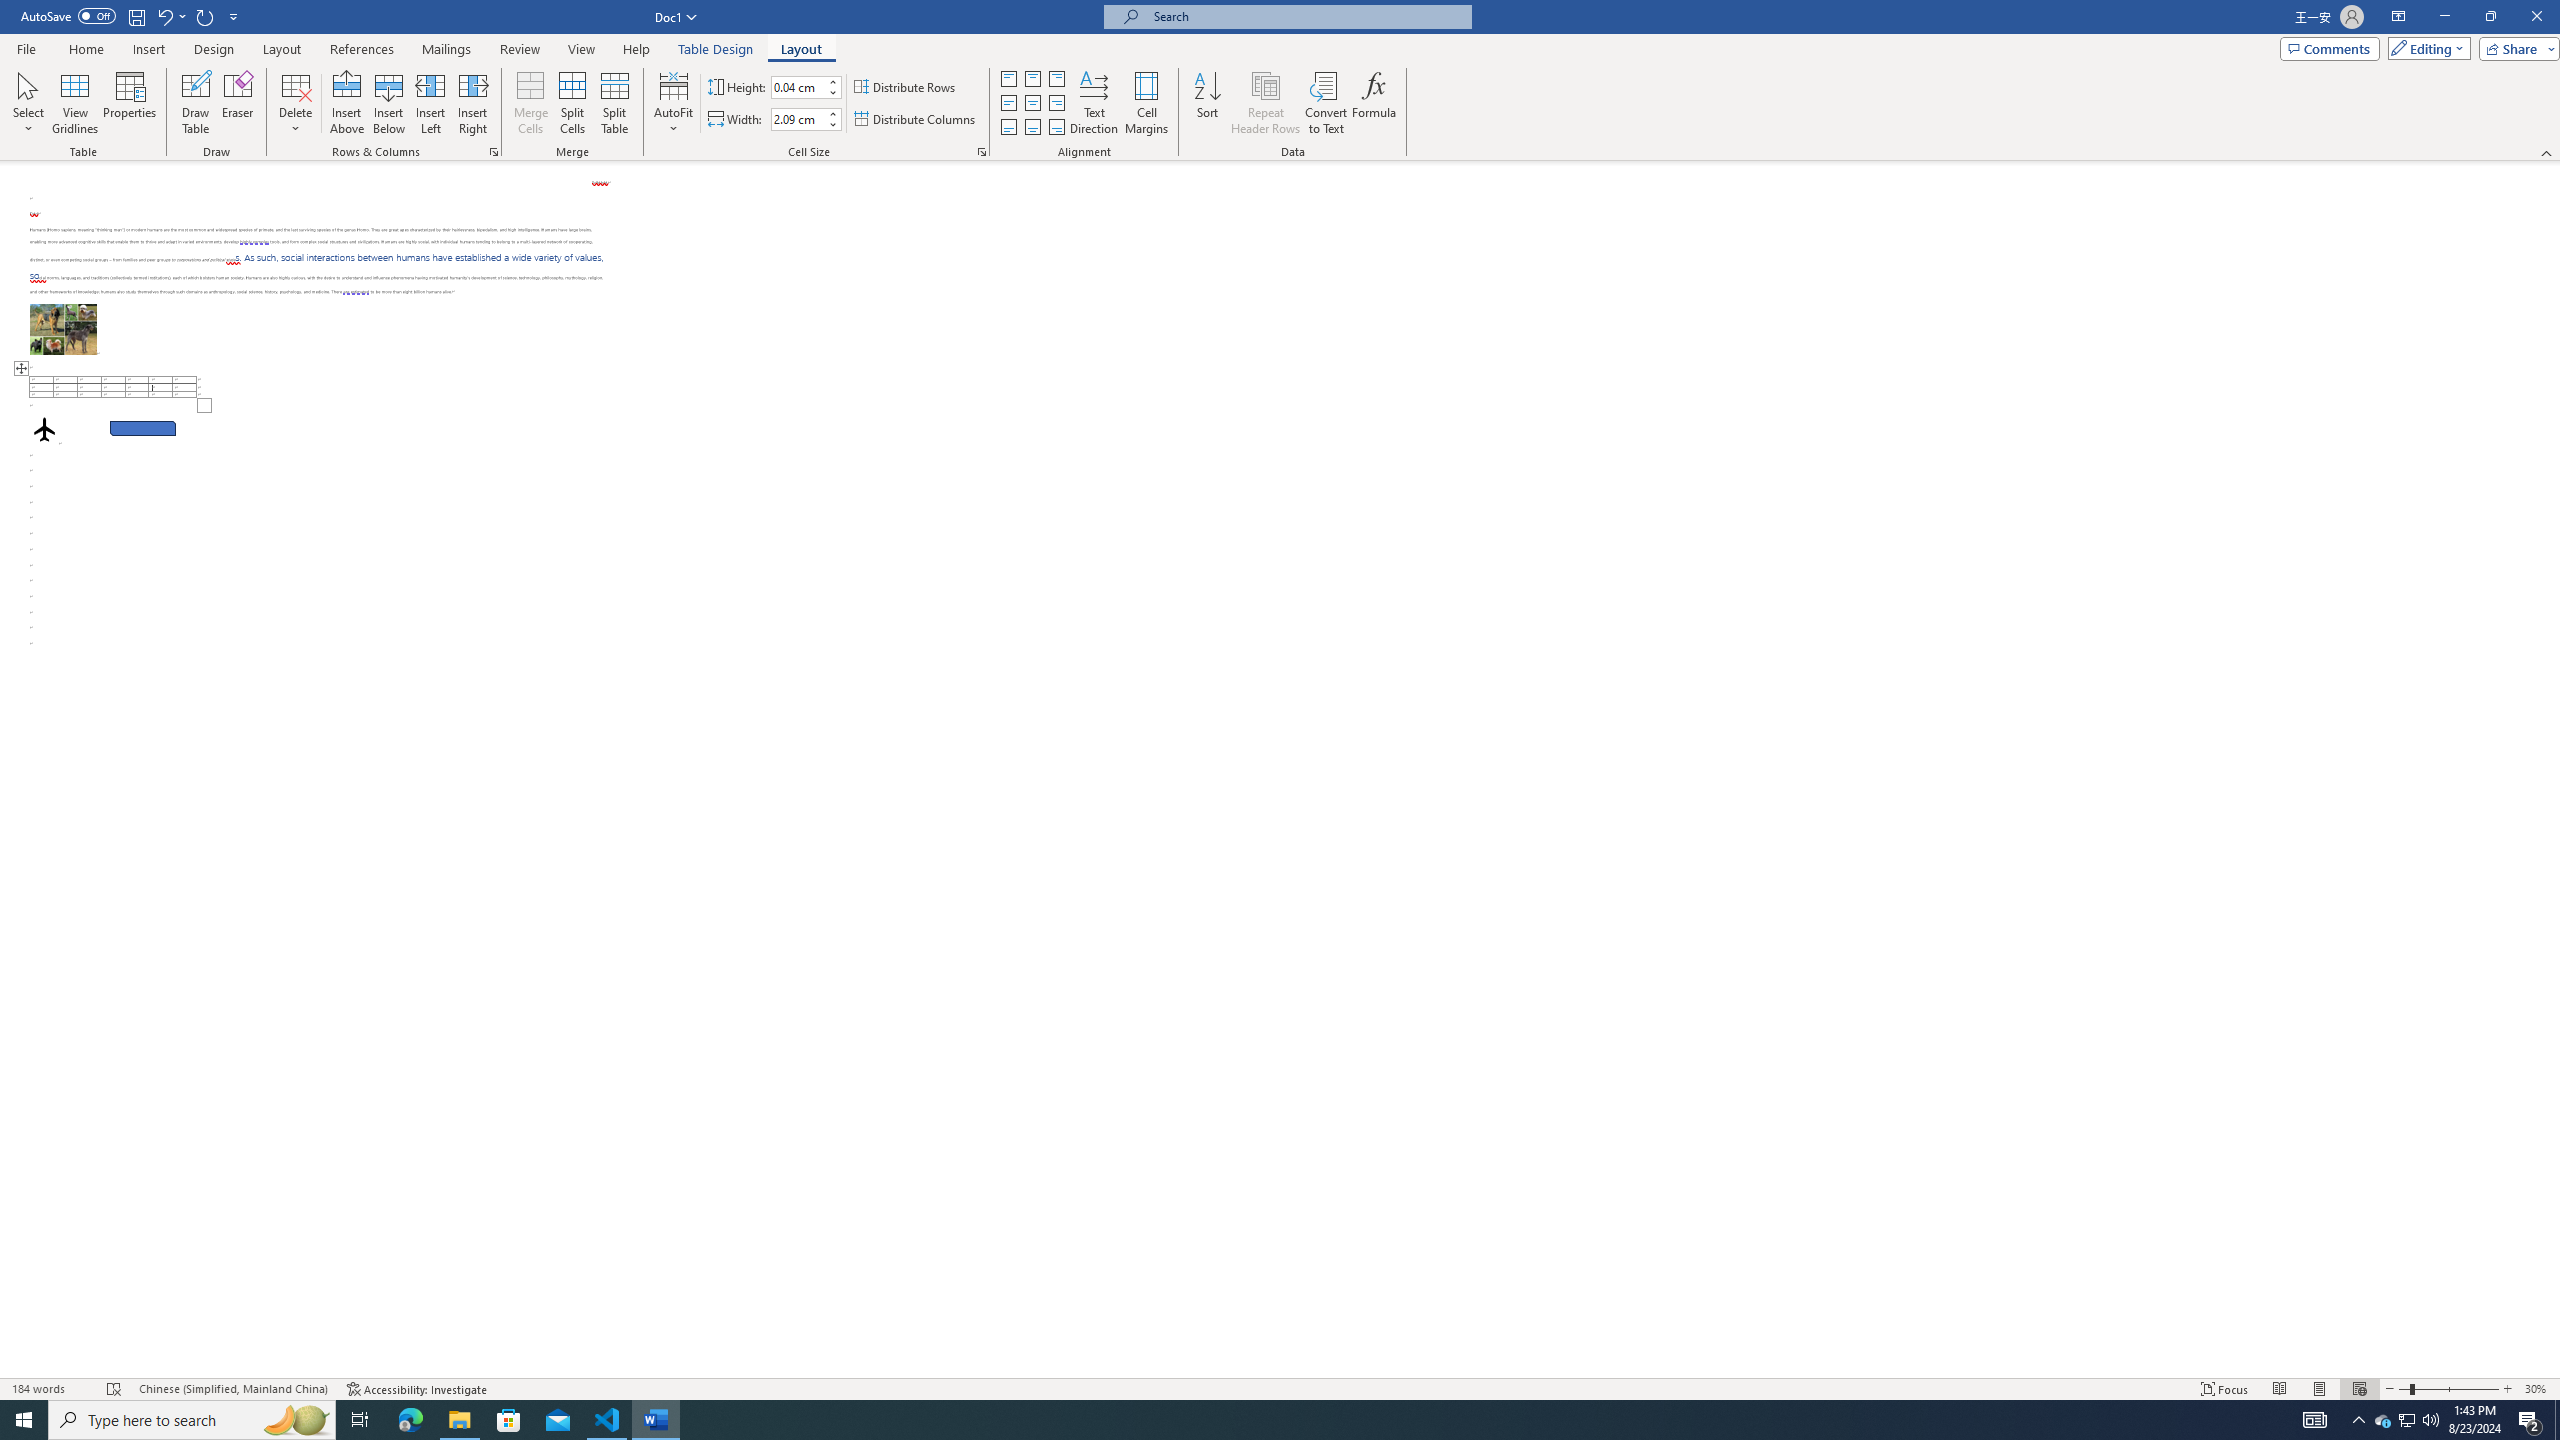 This screenshot has width=2560, height=1440. I want to click on 'Cell Margins...', so click(1145, 103).